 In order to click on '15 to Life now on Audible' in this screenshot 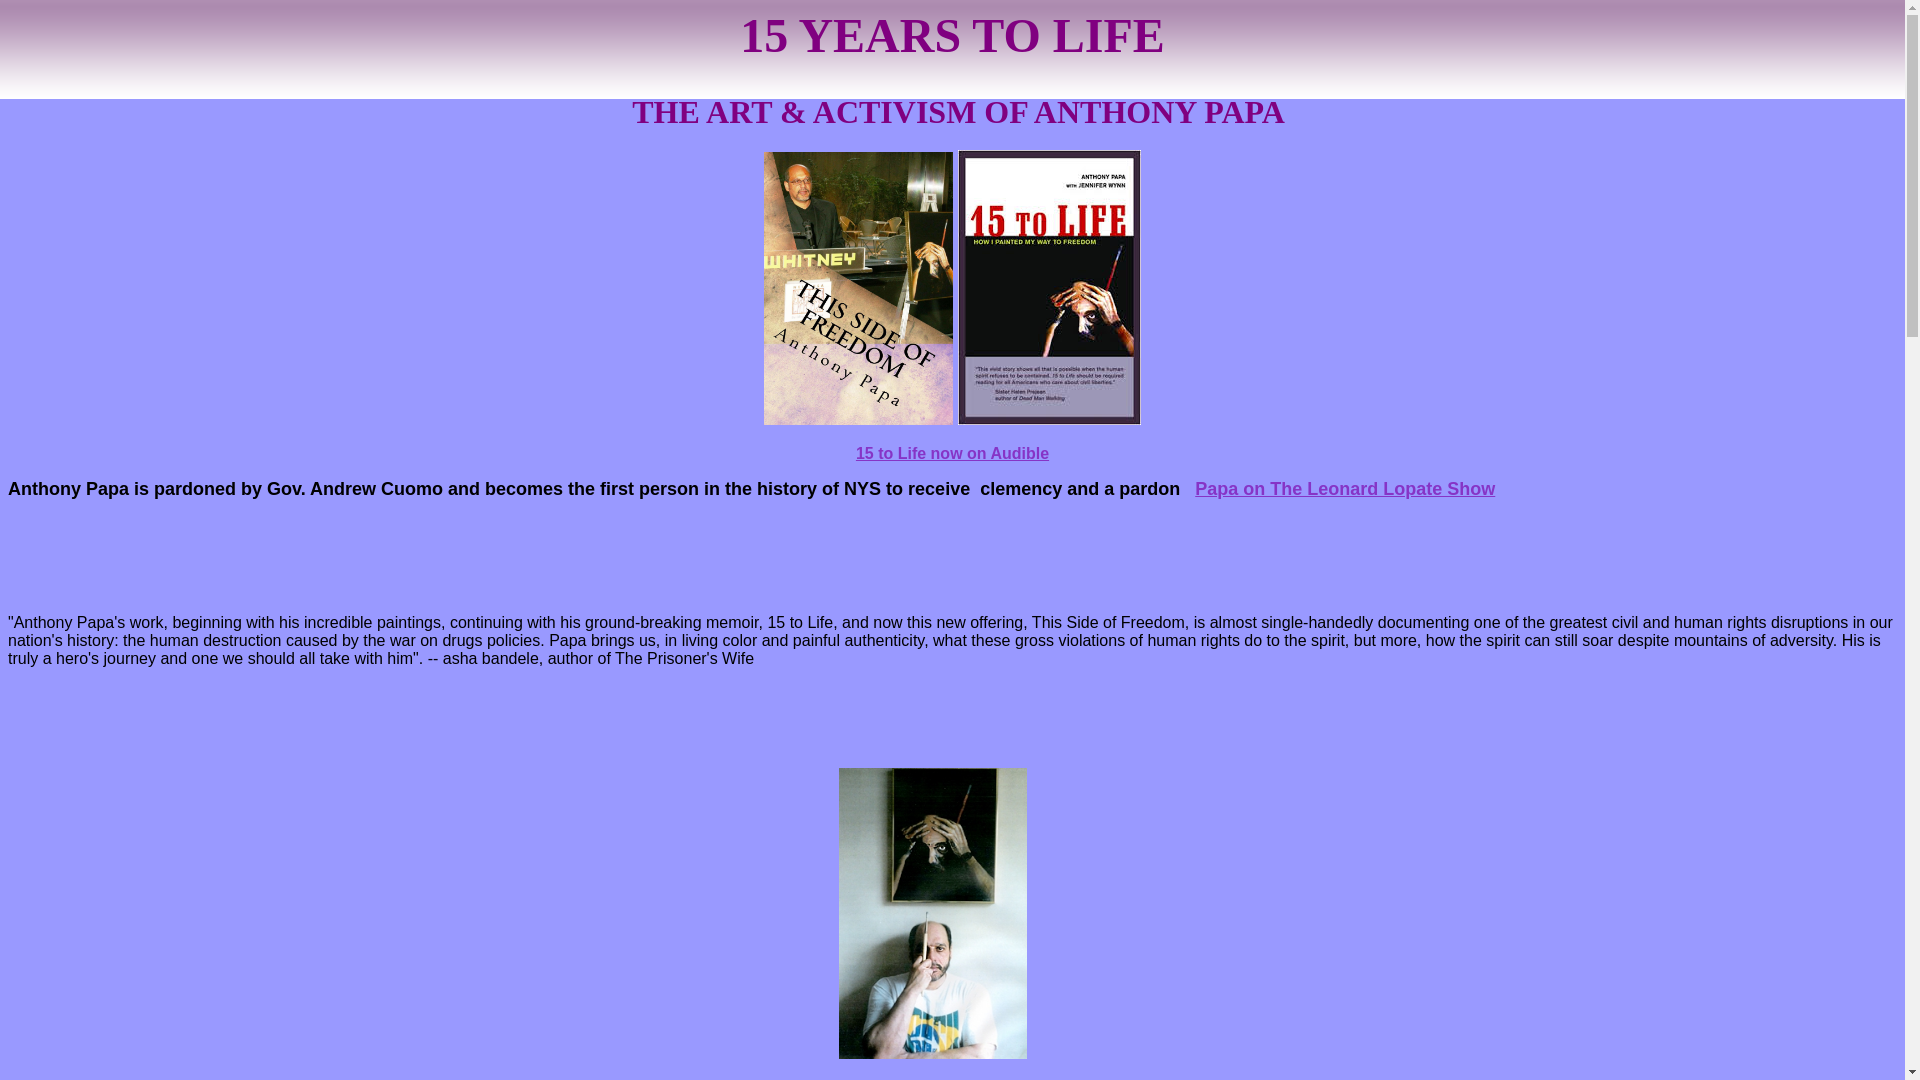, I will do `click(951, 453)`.